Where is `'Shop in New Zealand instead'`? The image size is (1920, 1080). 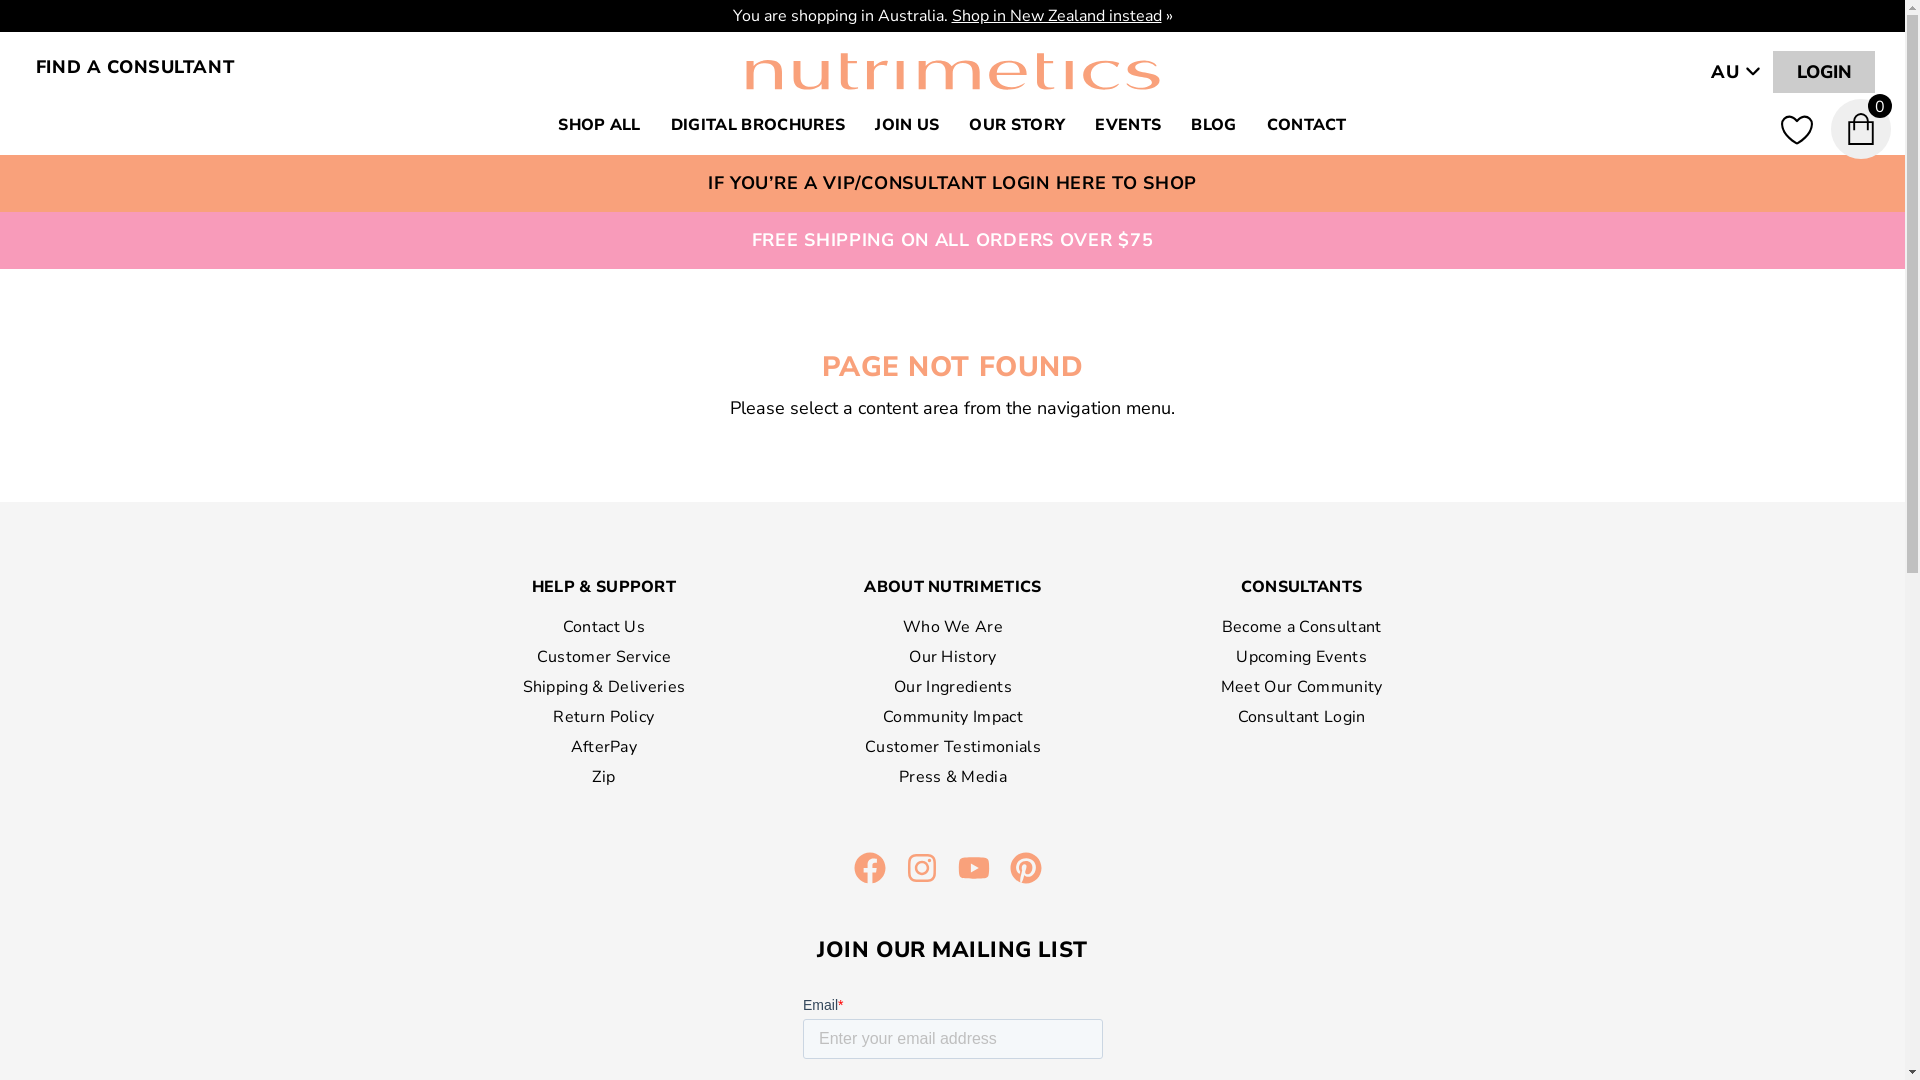 'Shop in New Zealand instead' is located at coordinates (1055, 15).